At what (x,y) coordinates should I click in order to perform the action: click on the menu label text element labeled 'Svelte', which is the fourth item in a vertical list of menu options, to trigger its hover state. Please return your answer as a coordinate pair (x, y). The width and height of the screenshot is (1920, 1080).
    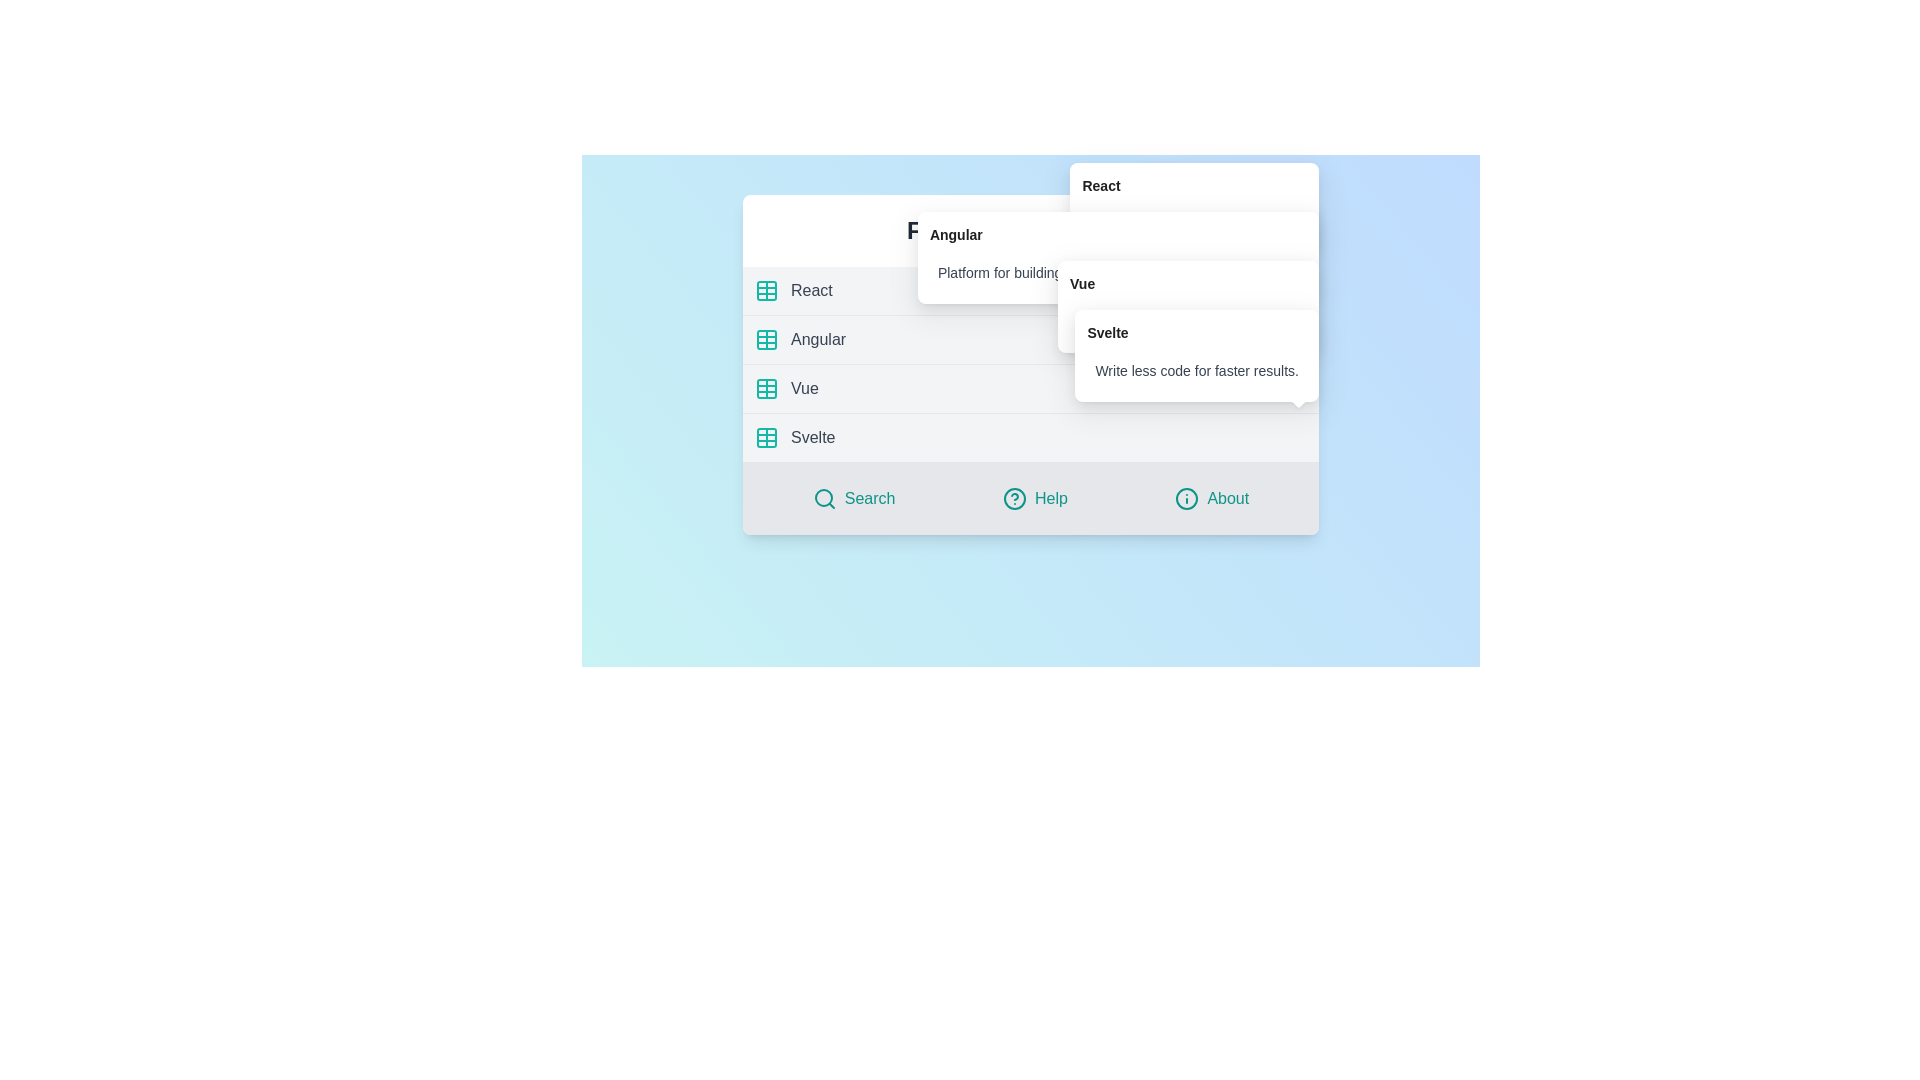
    Looking at the image, I should click on (813, 437).